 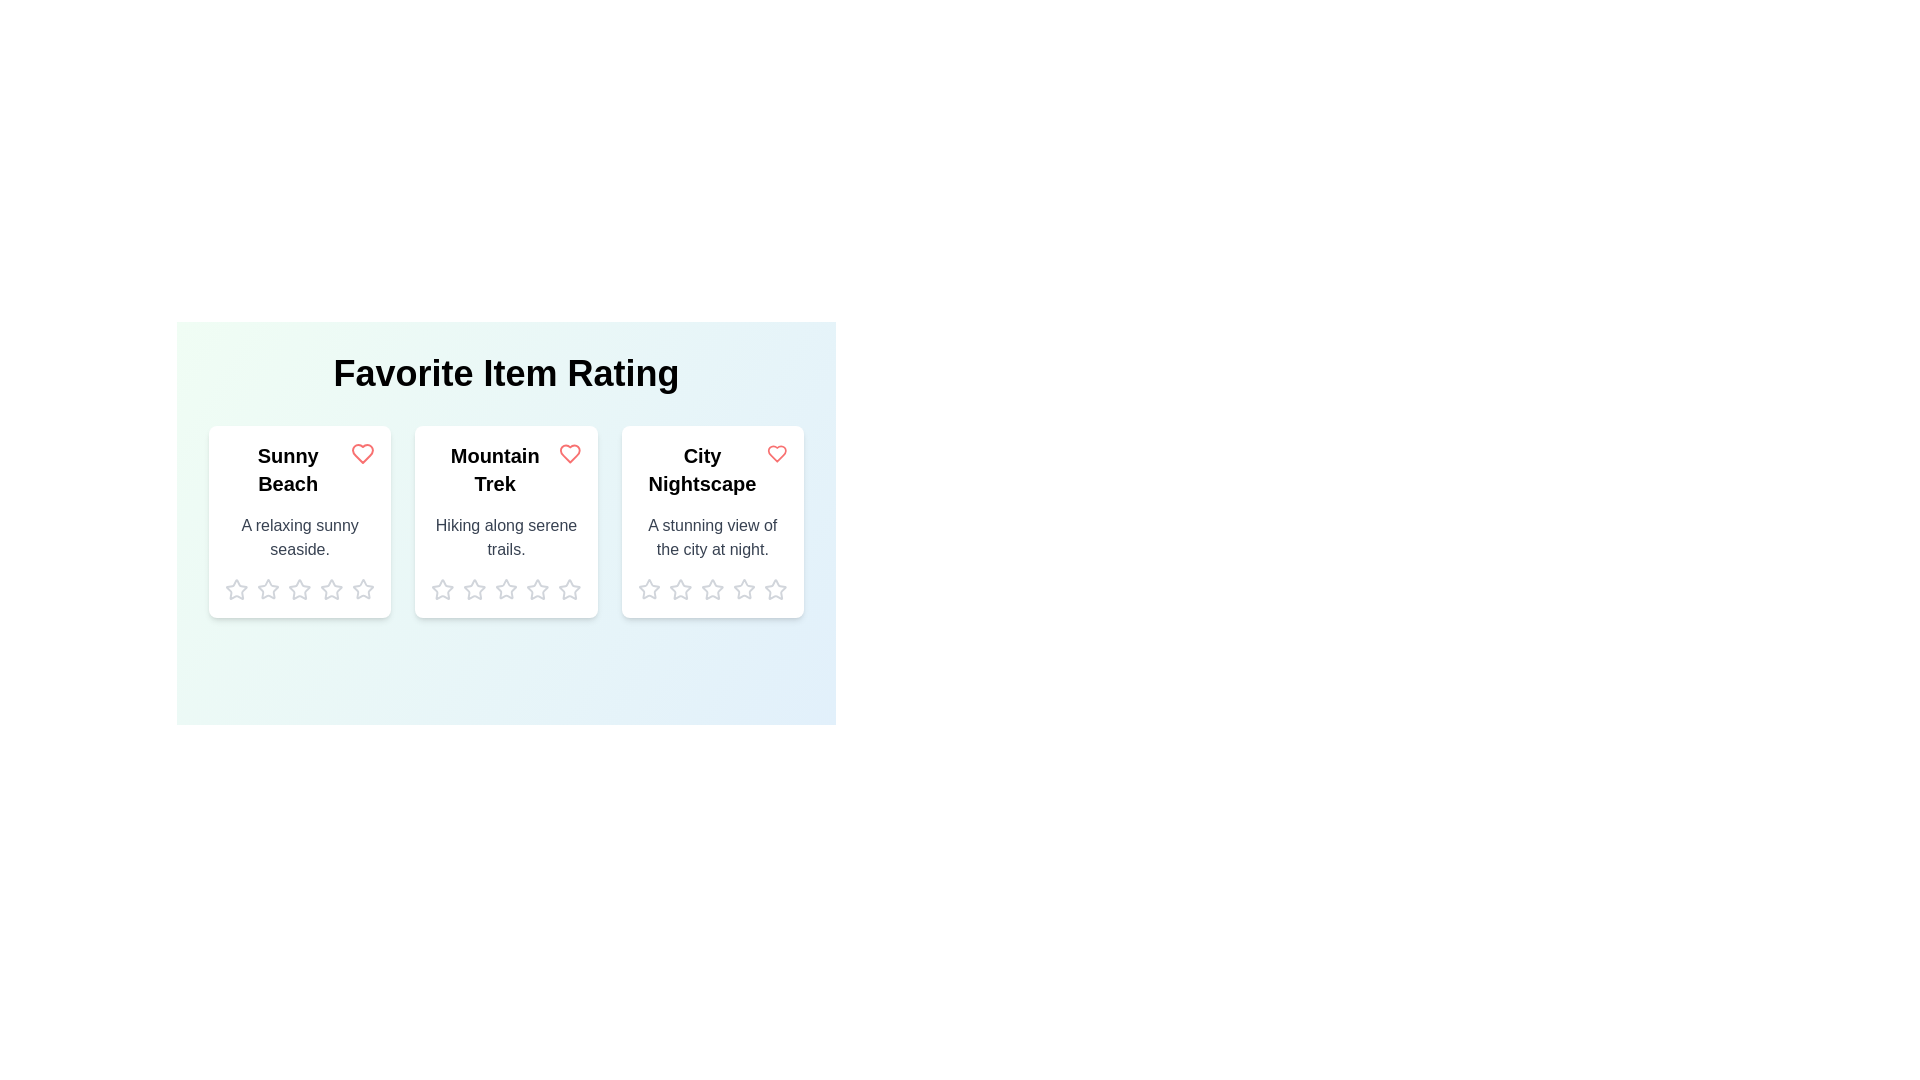 What do you see at coordinates (331, 589) in the screenshot?
I see `the rating of an item to 4 stars` at bounding box center [331, 589].